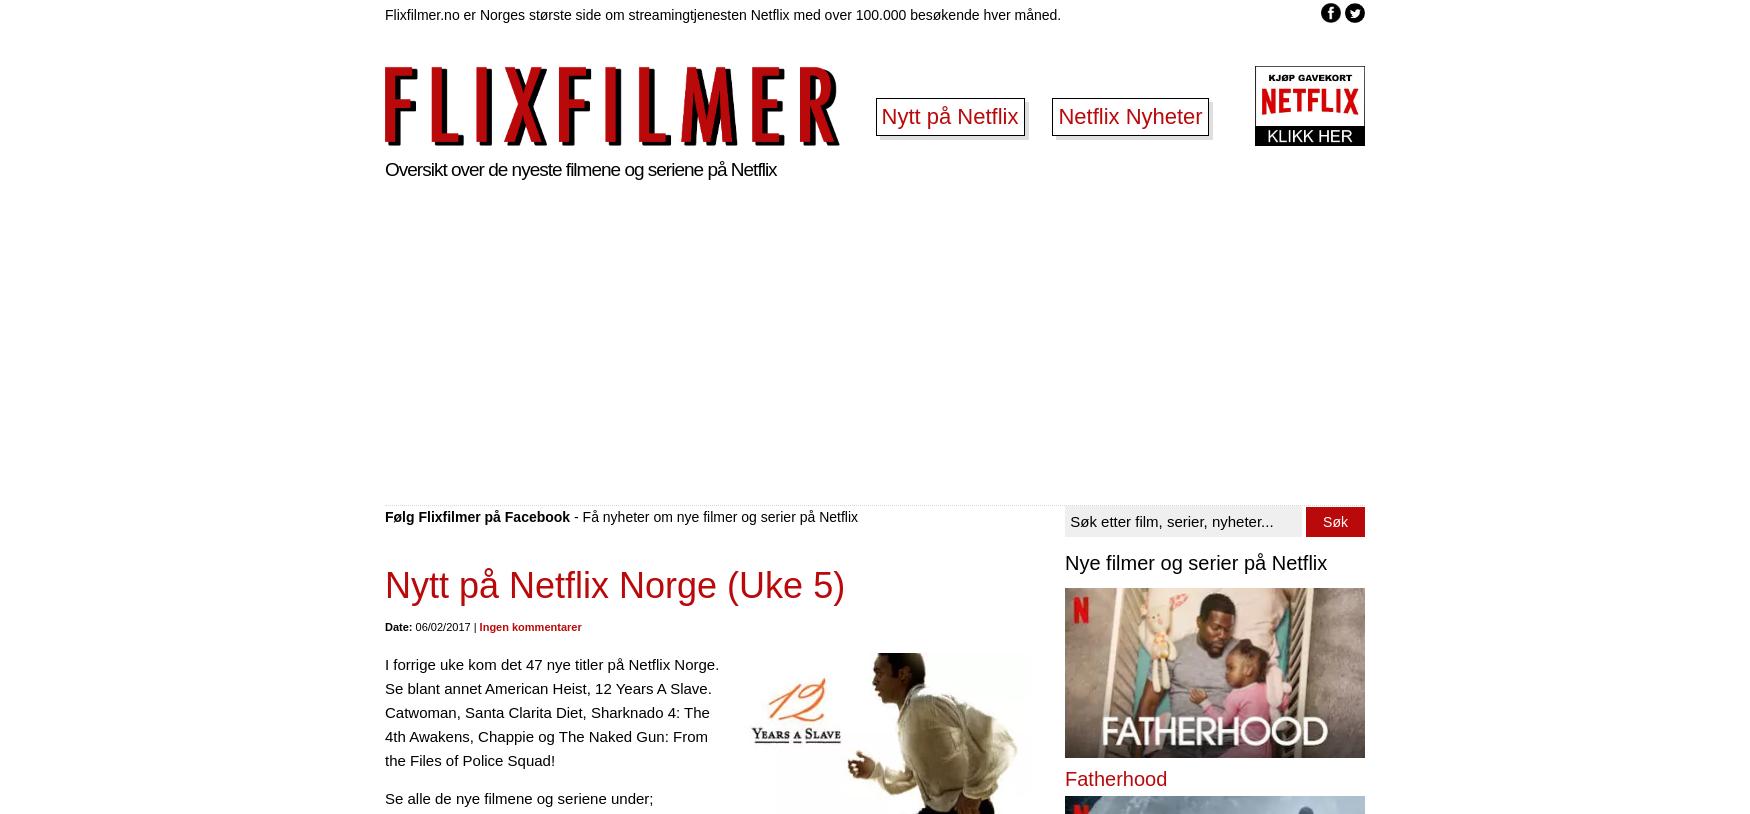 The width and height of the screenshot is (1750, 814). Describe the element at coordinates (477, 515) in the screenshot. I see `'Følg Flixfilmer på Facebook'` at that location.